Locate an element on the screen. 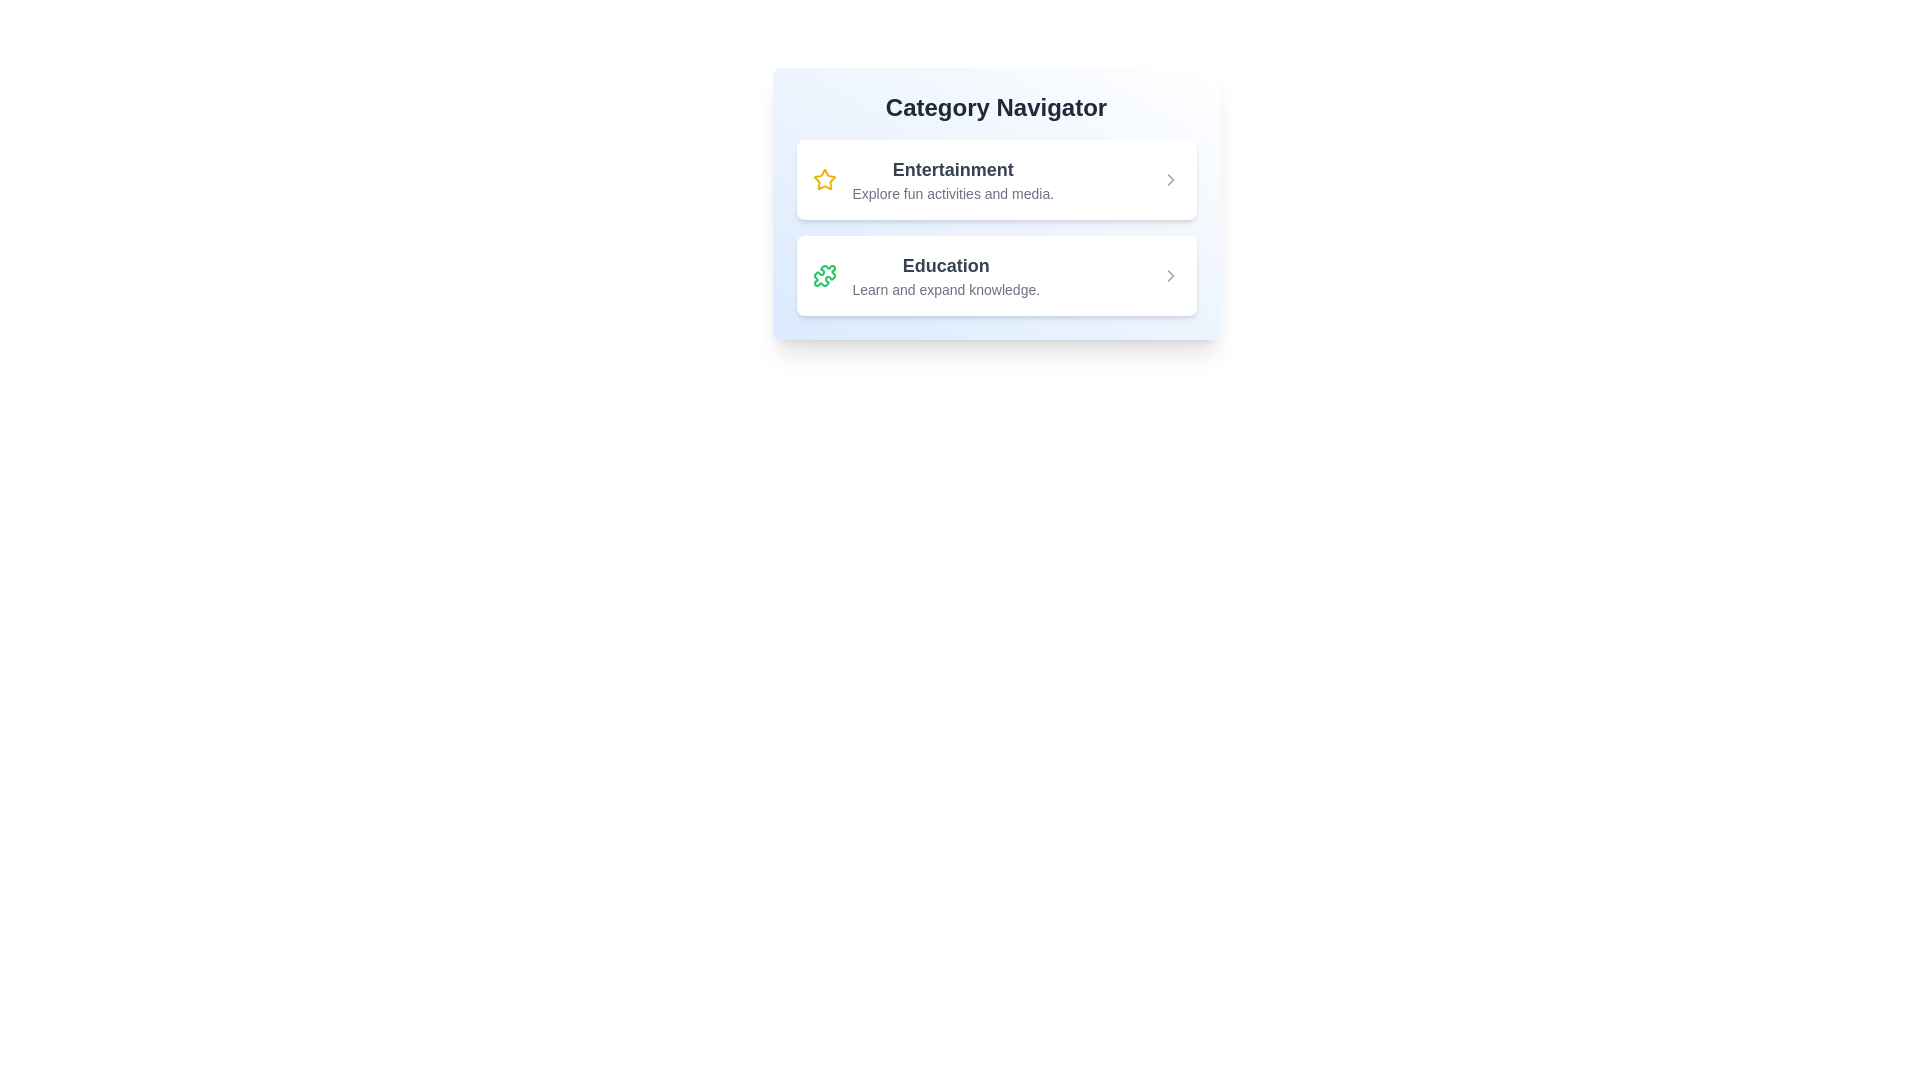 This screenshot has height=1080, width=1920. the star icon with a yellow border located in the top left corner of the 'Entertainment' card in the Category Navigator section is located at coordinates (824, 178).